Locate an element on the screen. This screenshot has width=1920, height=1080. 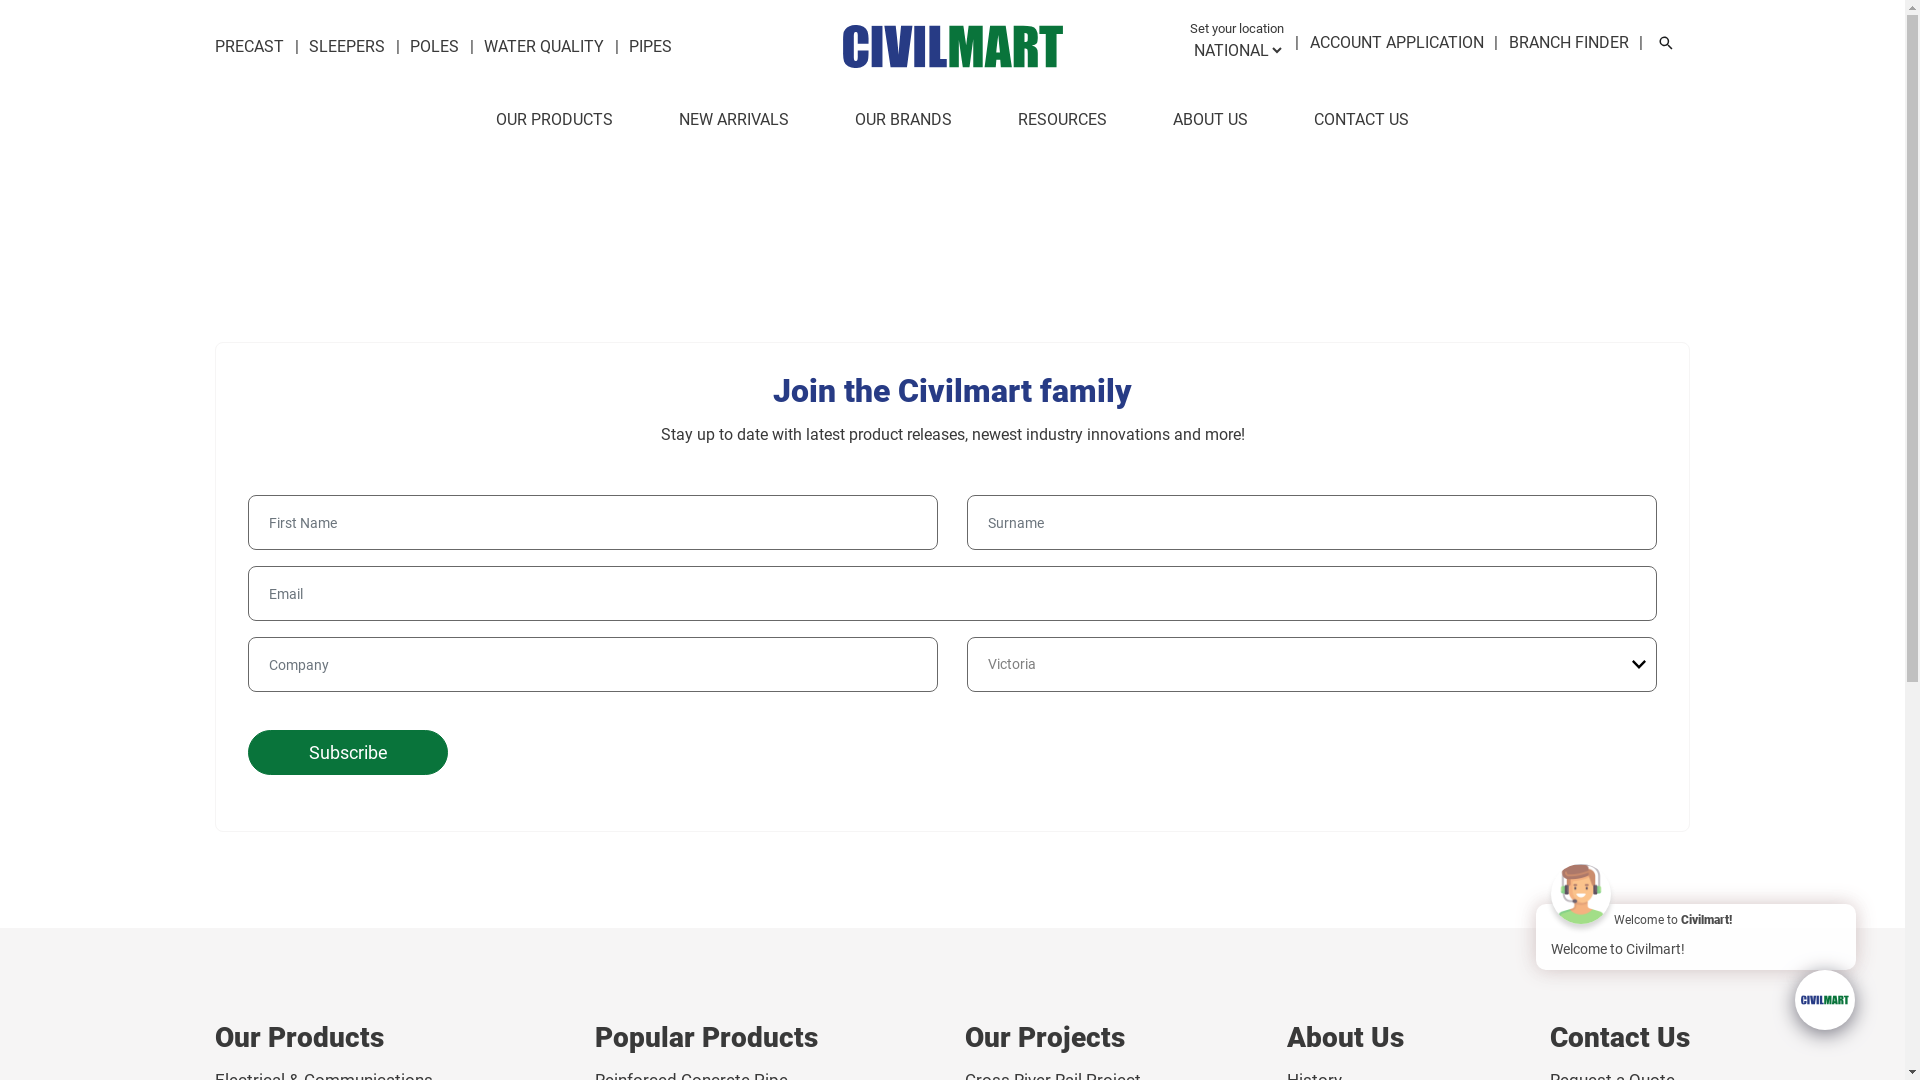
'POLES' is located at coordinates (433, 45).